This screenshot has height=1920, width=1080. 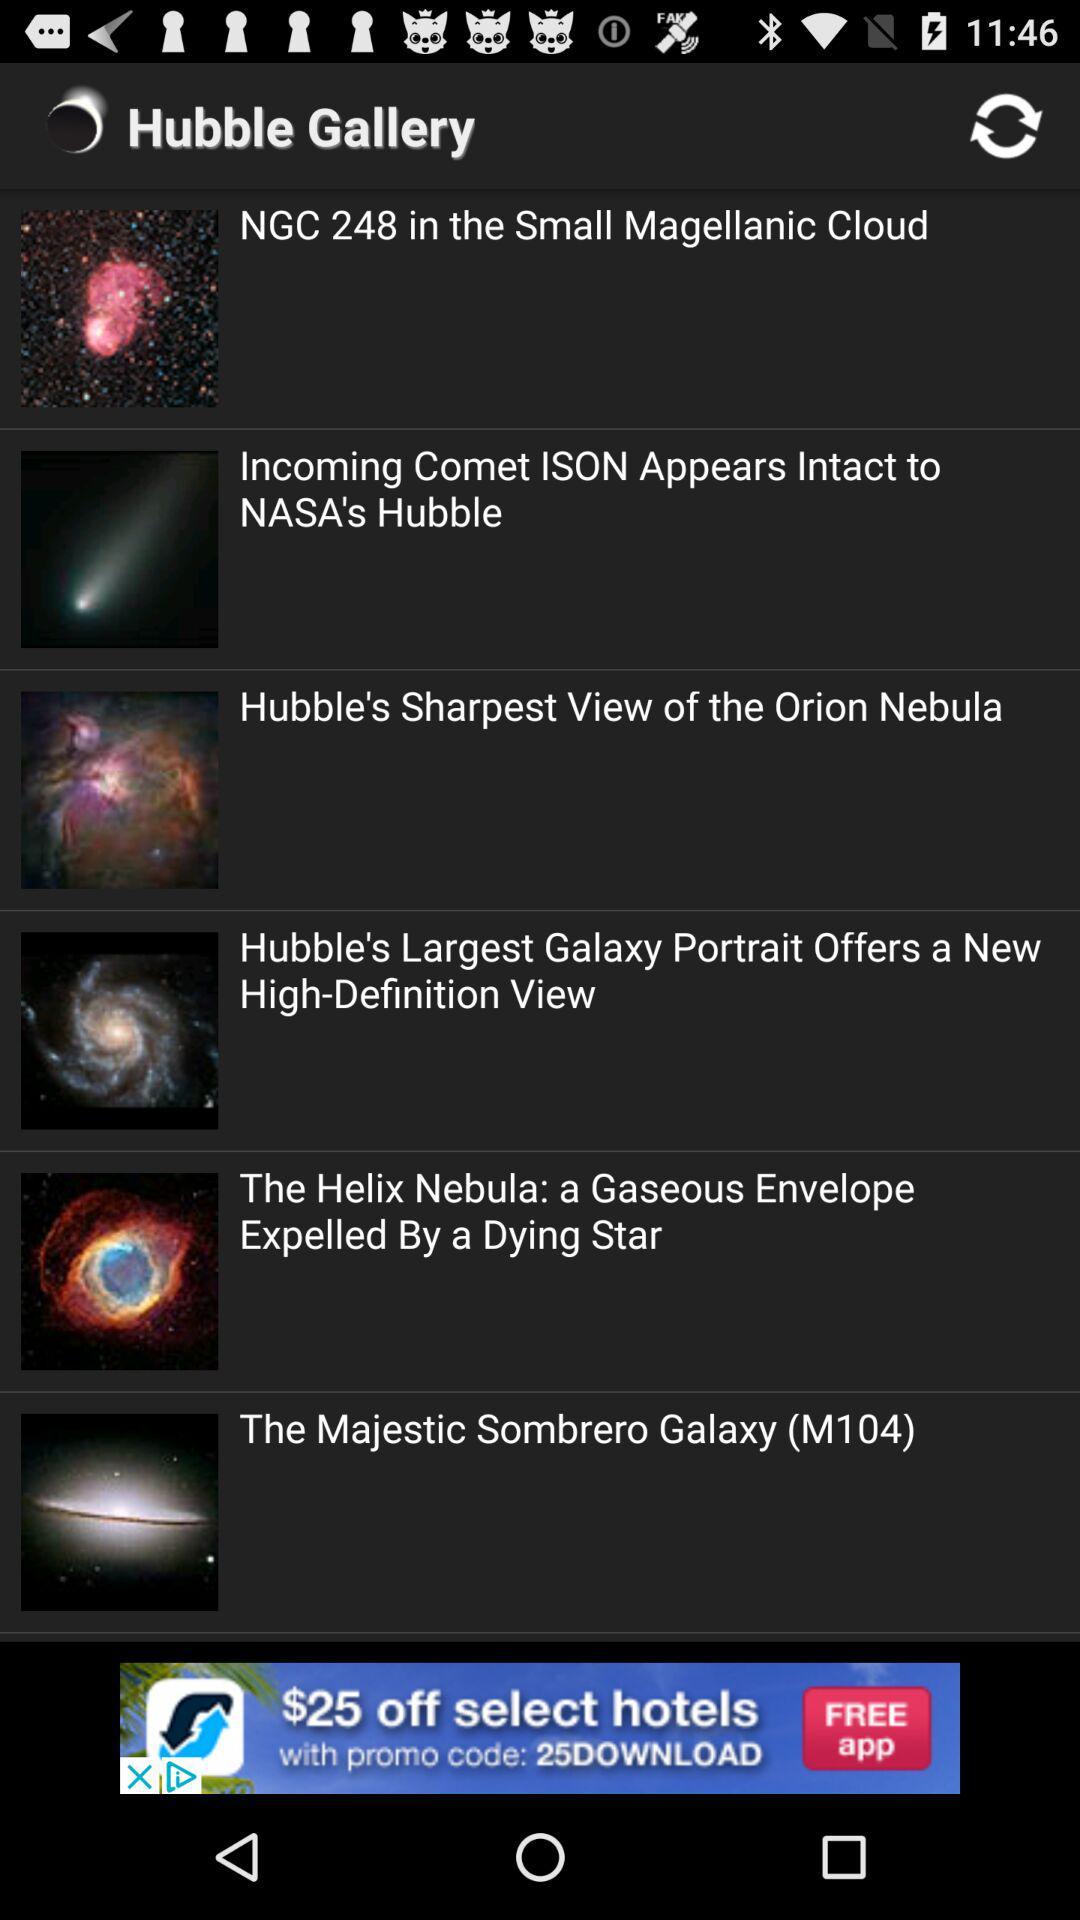 I want to click on advertisement website, so click(x=540, y=1727).